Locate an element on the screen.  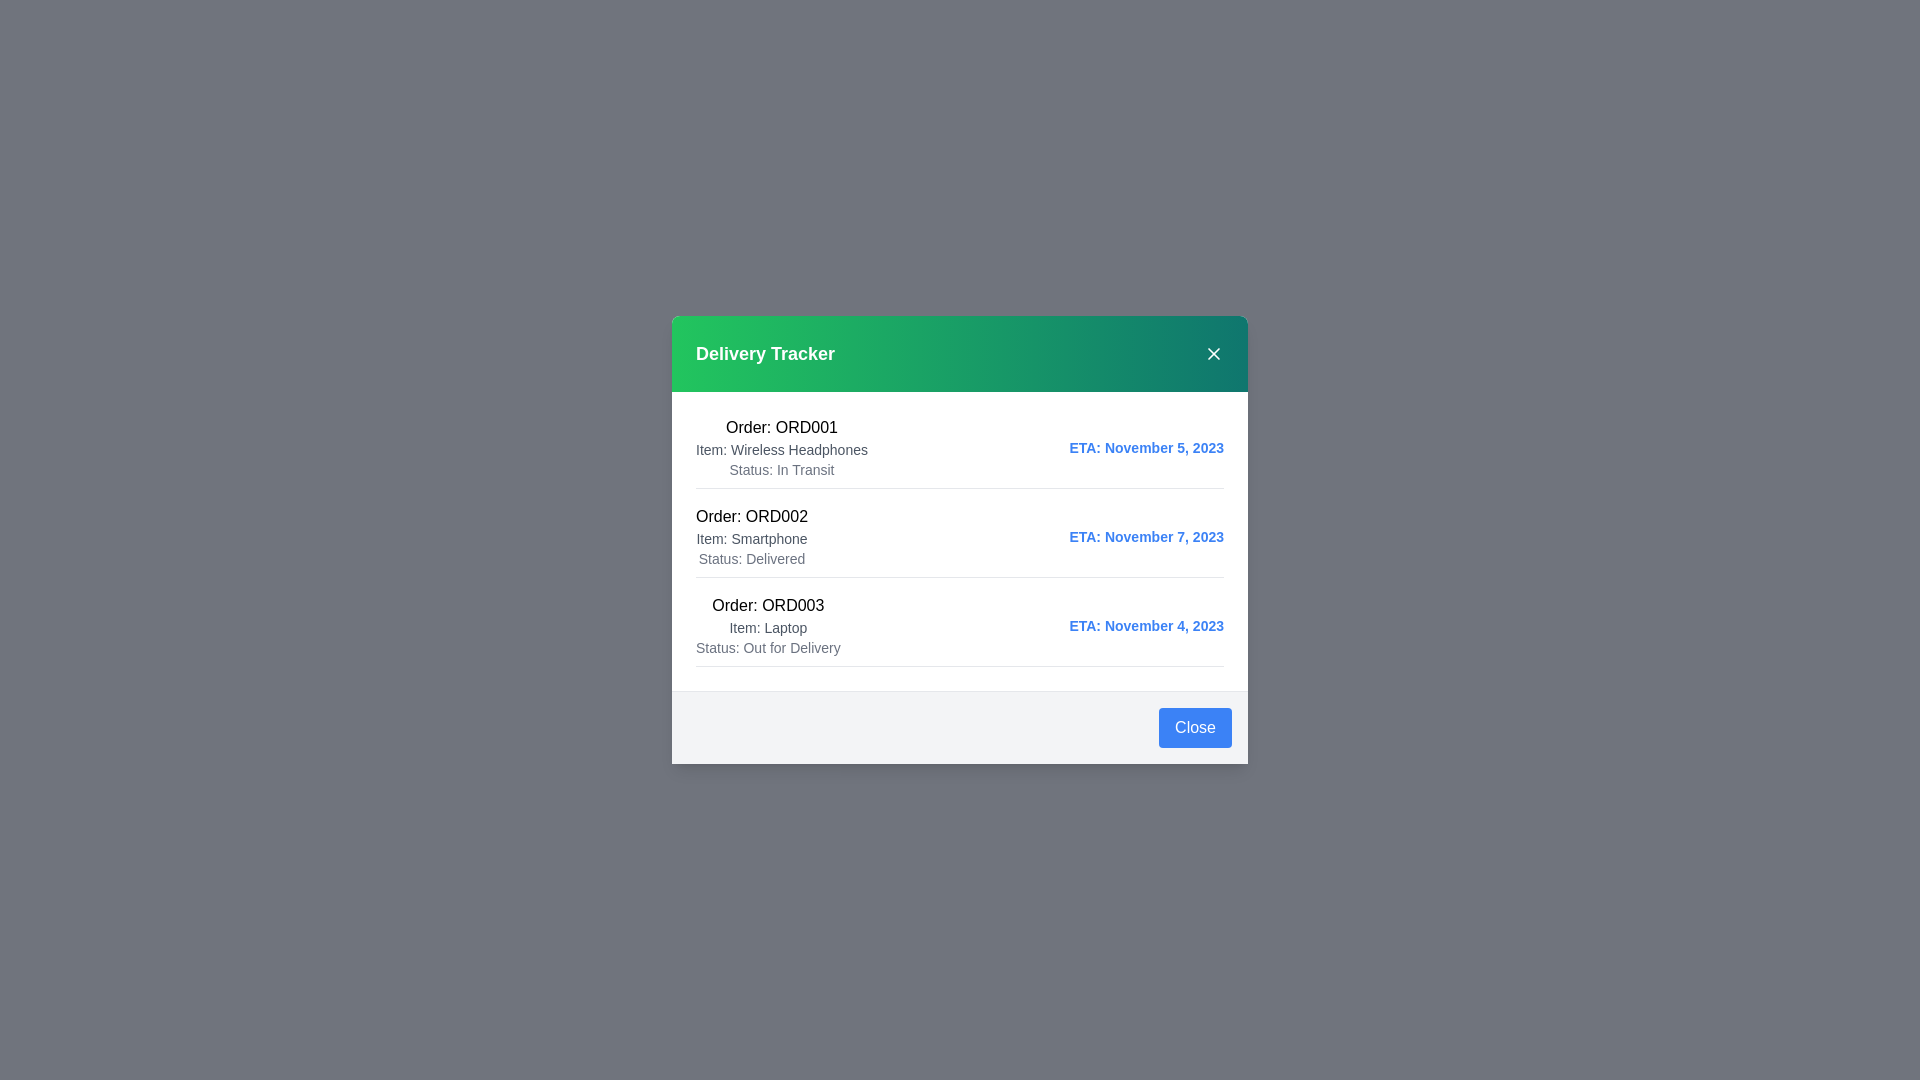
the 'Close' button in the footer to close the dialog is located at coordinates (1195, 728).